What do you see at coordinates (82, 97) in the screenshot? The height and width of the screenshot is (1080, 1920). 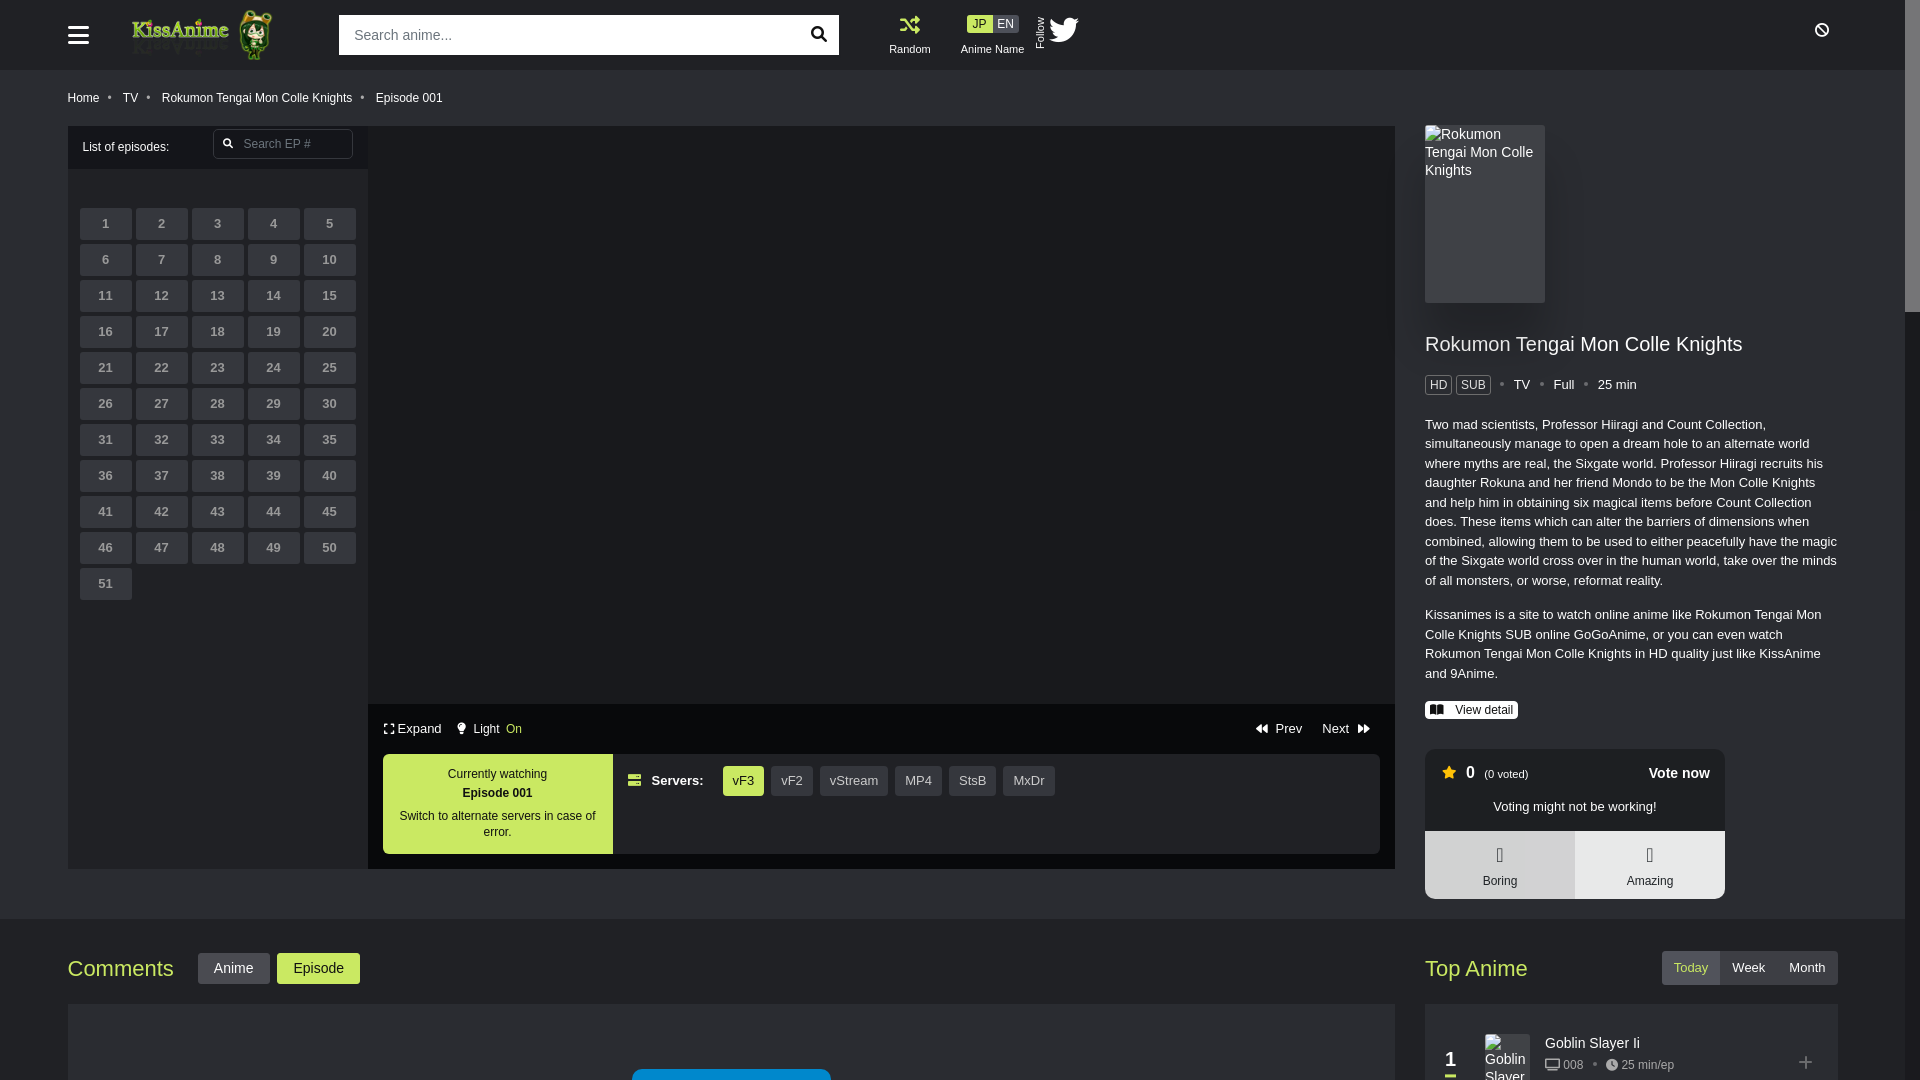 I see `'Home'` at bounding box center [82, 97].